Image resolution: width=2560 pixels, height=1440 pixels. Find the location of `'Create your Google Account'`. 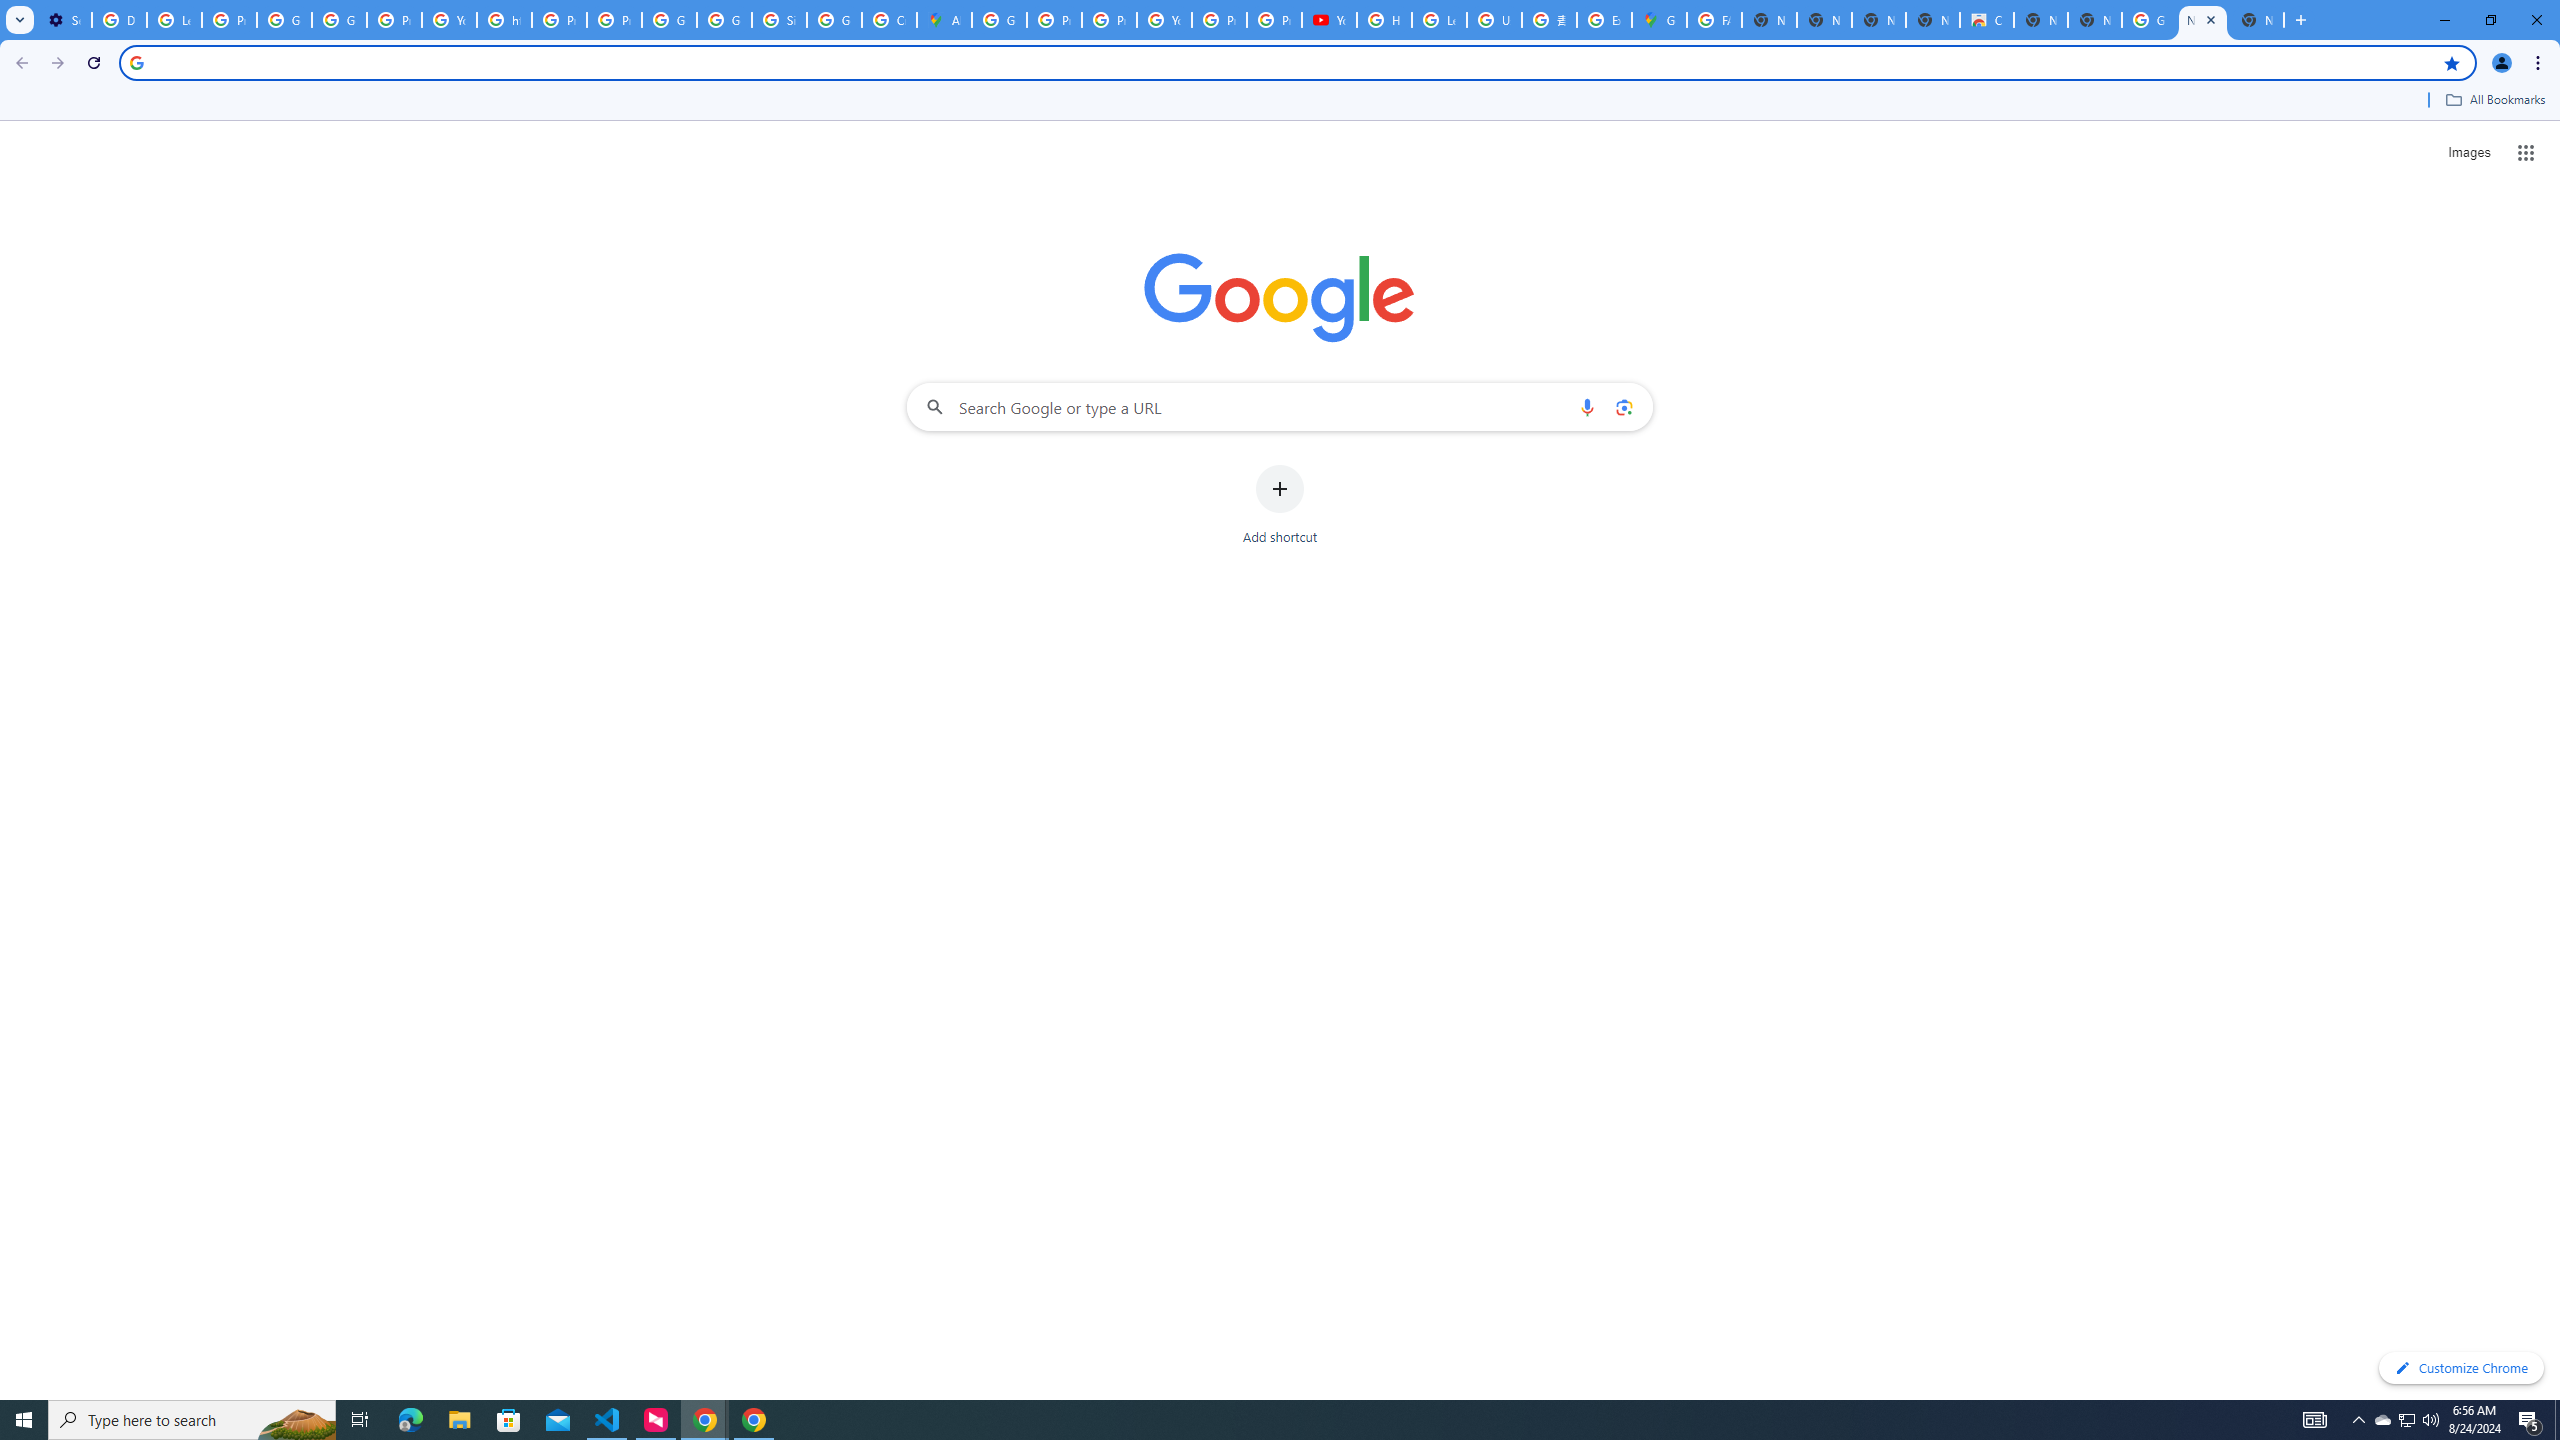

'Create your Google Account' is located at coordinates (888, 19).